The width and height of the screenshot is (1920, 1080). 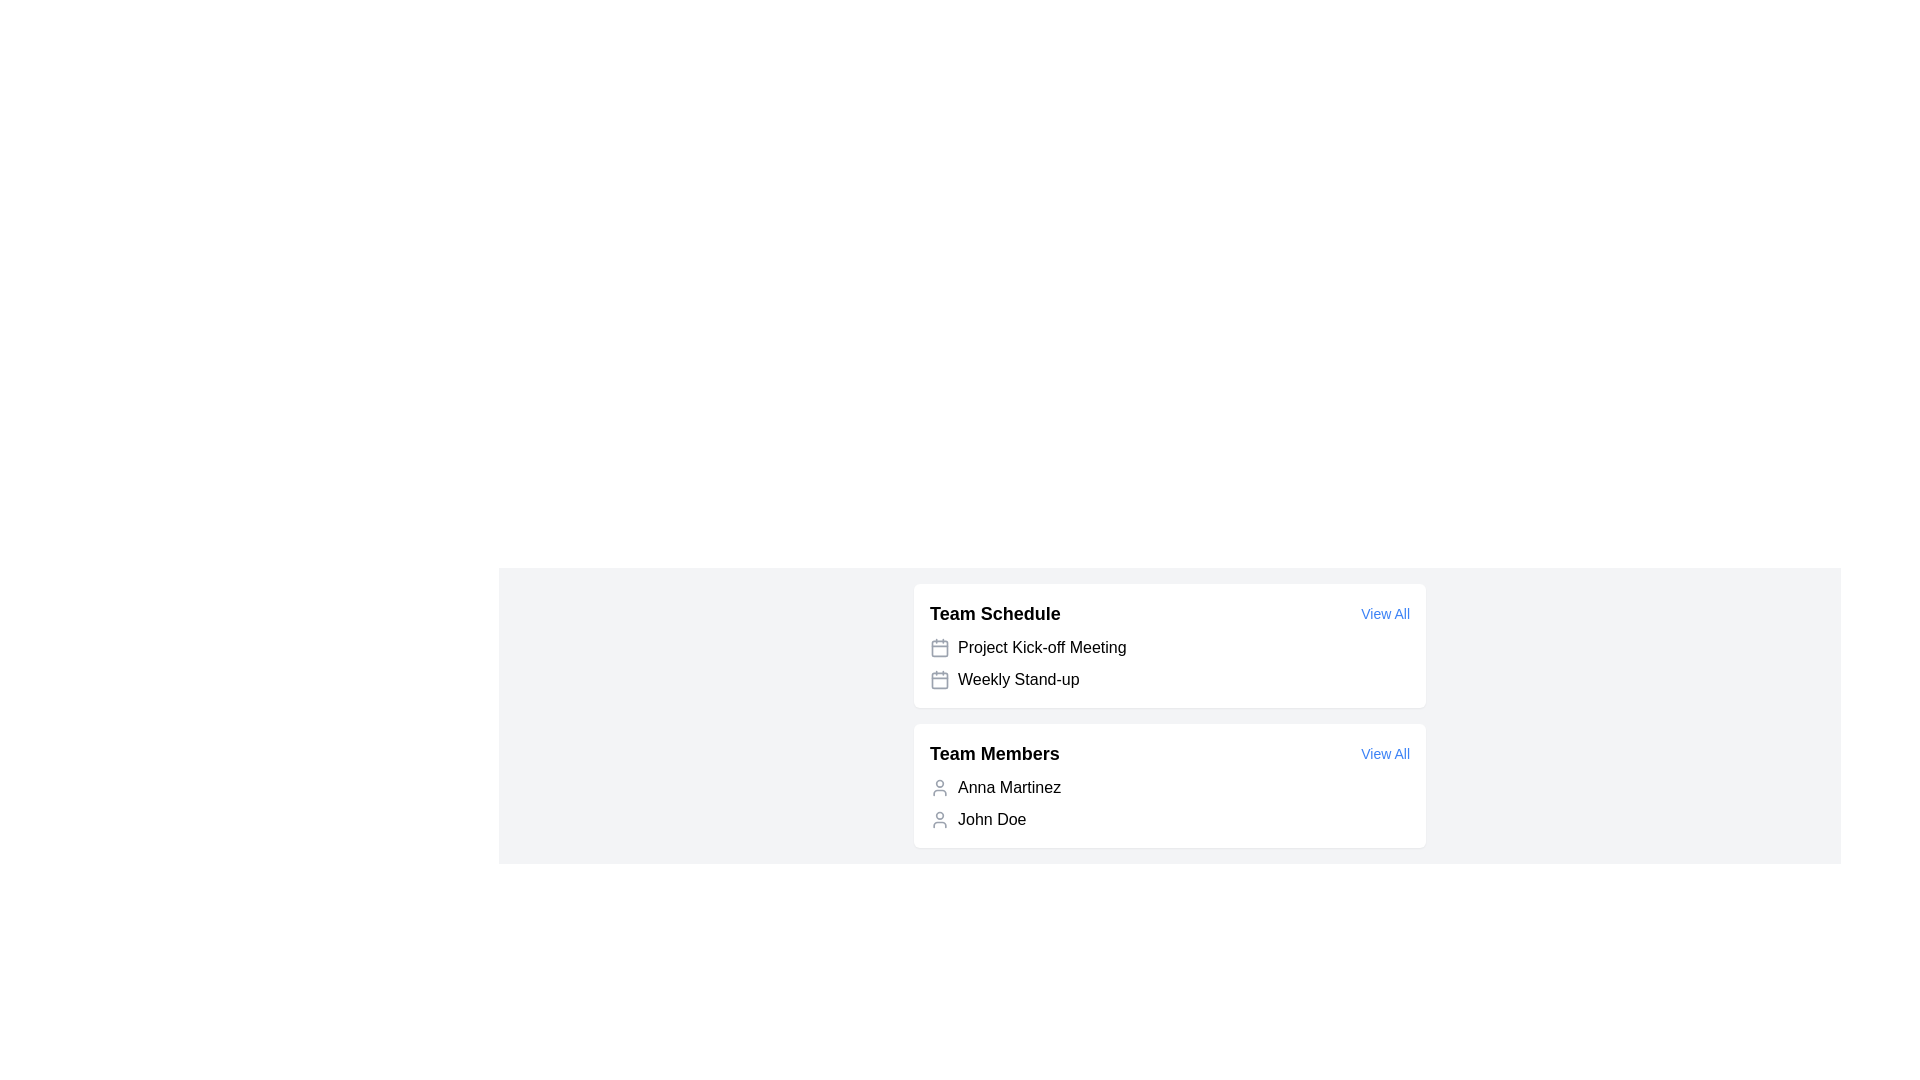 What do you see at coordinates (1170, 820) in the screenshot?
I see `the second list item representing a team member's information in the 'Team Members' section` at bounding box center [1170, 820].